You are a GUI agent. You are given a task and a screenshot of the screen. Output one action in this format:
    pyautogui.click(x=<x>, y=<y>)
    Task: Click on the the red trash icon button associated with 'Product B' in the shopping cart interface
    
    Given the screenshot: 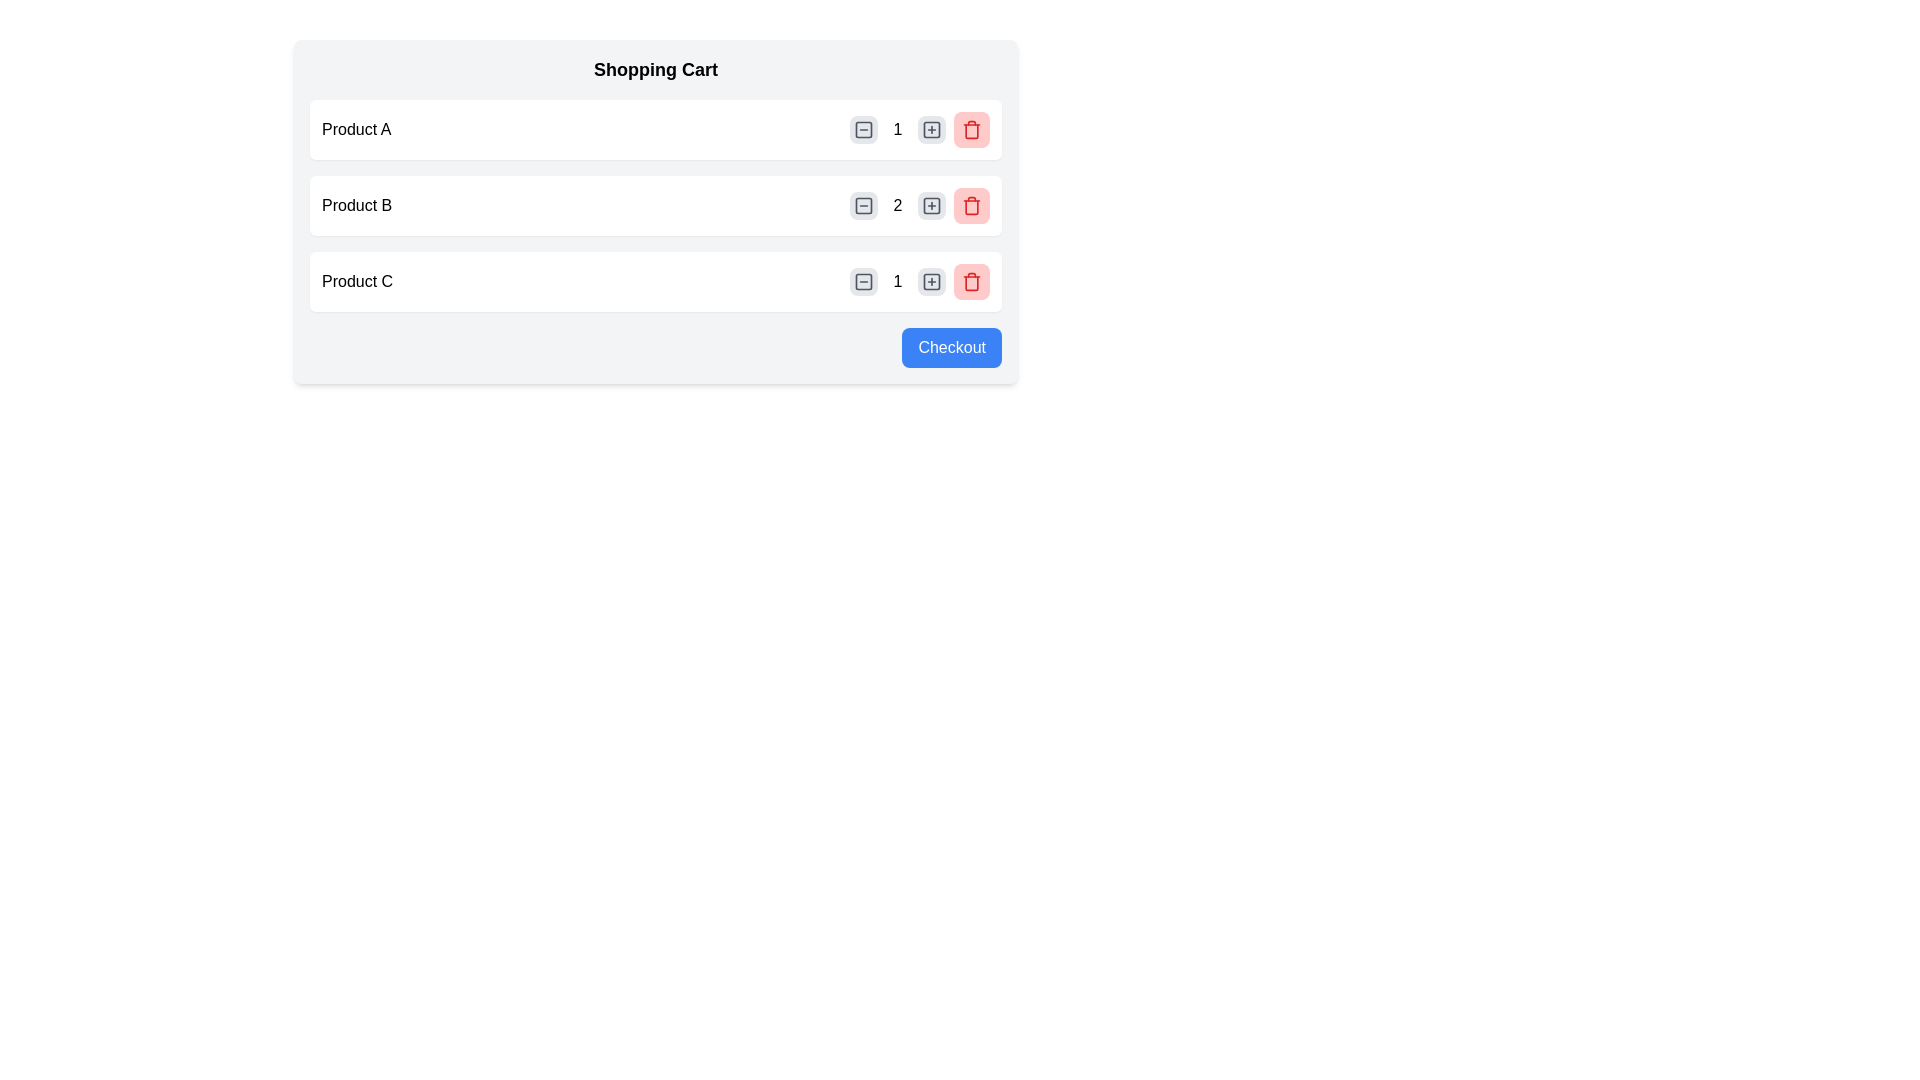 What is the action you would take?
    pyautogui.click(x=971, y=205)
    